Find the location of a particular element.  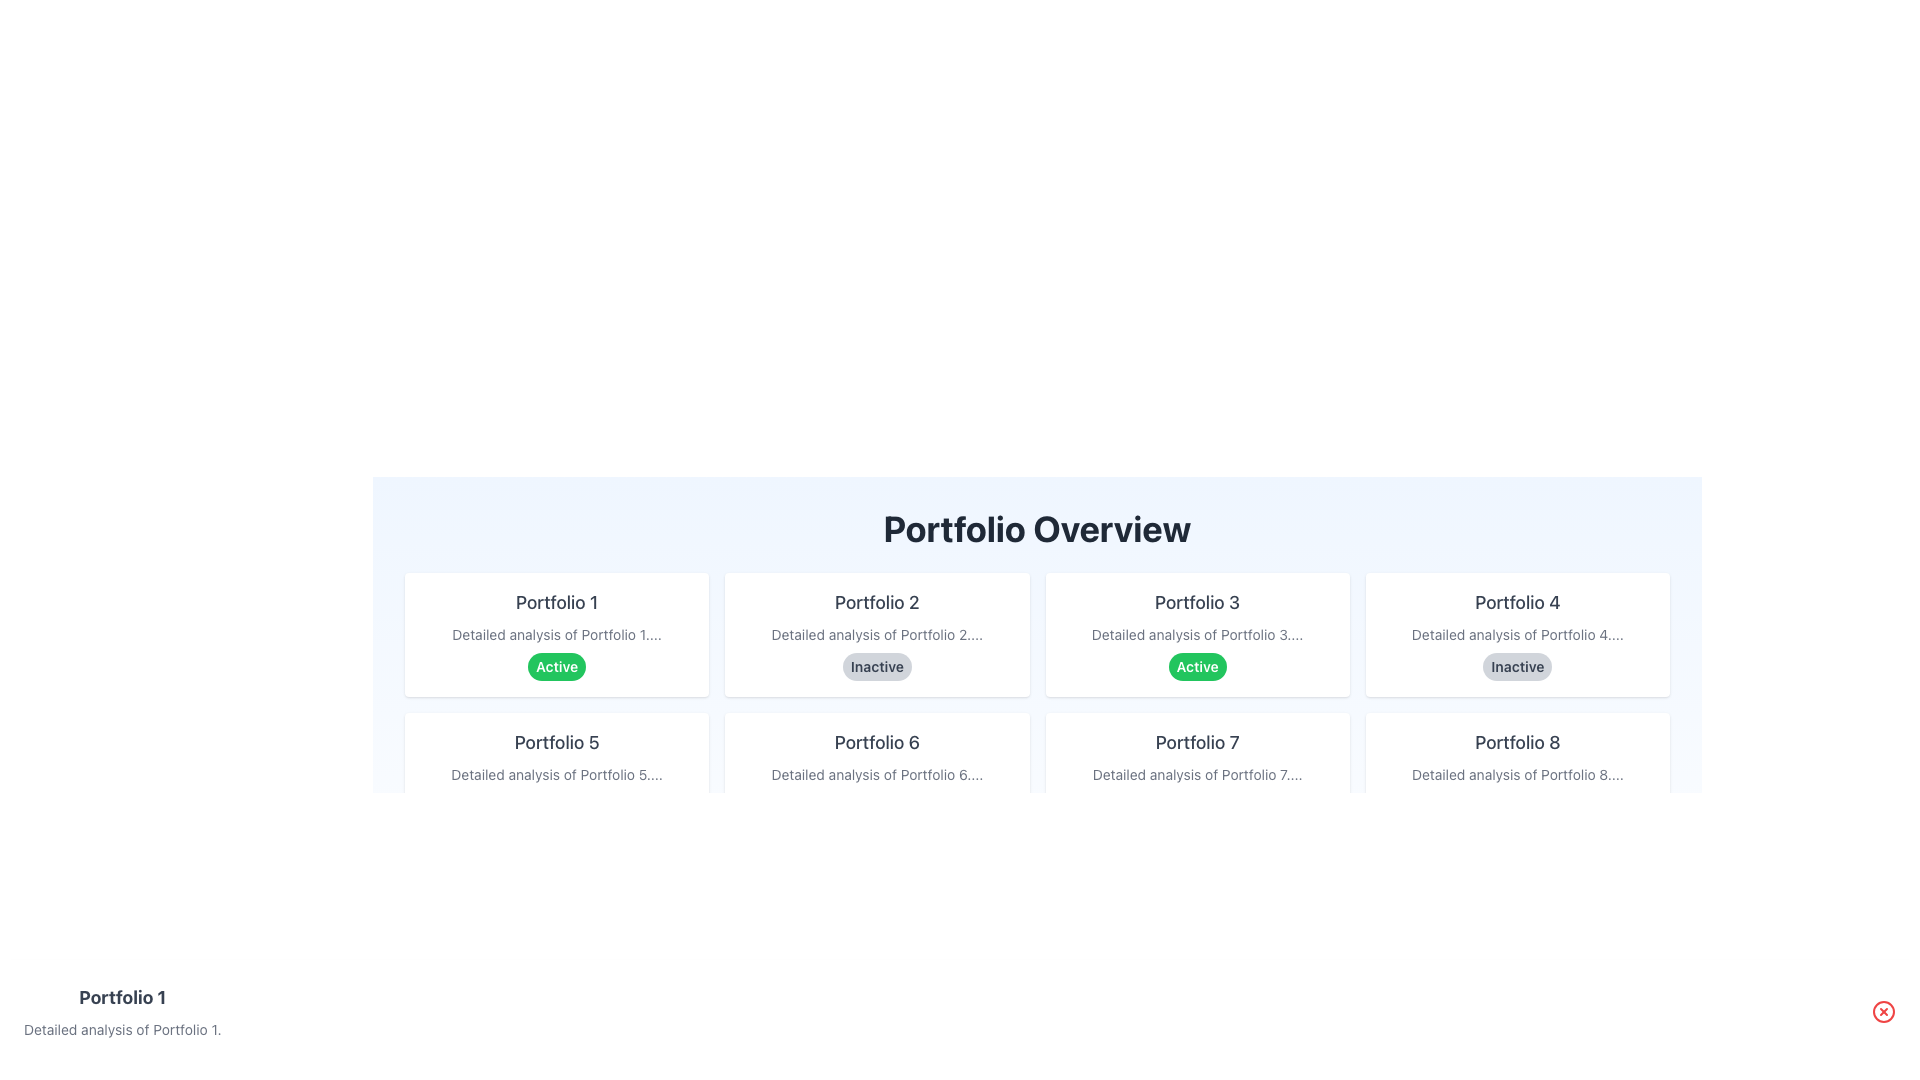

the text label that reads 'Portfolio 2', which is styled with a larger font size and dark gray color, located at the top of the second card in a horizontal layout of portfolio cards is located at coordinates (877, 601).